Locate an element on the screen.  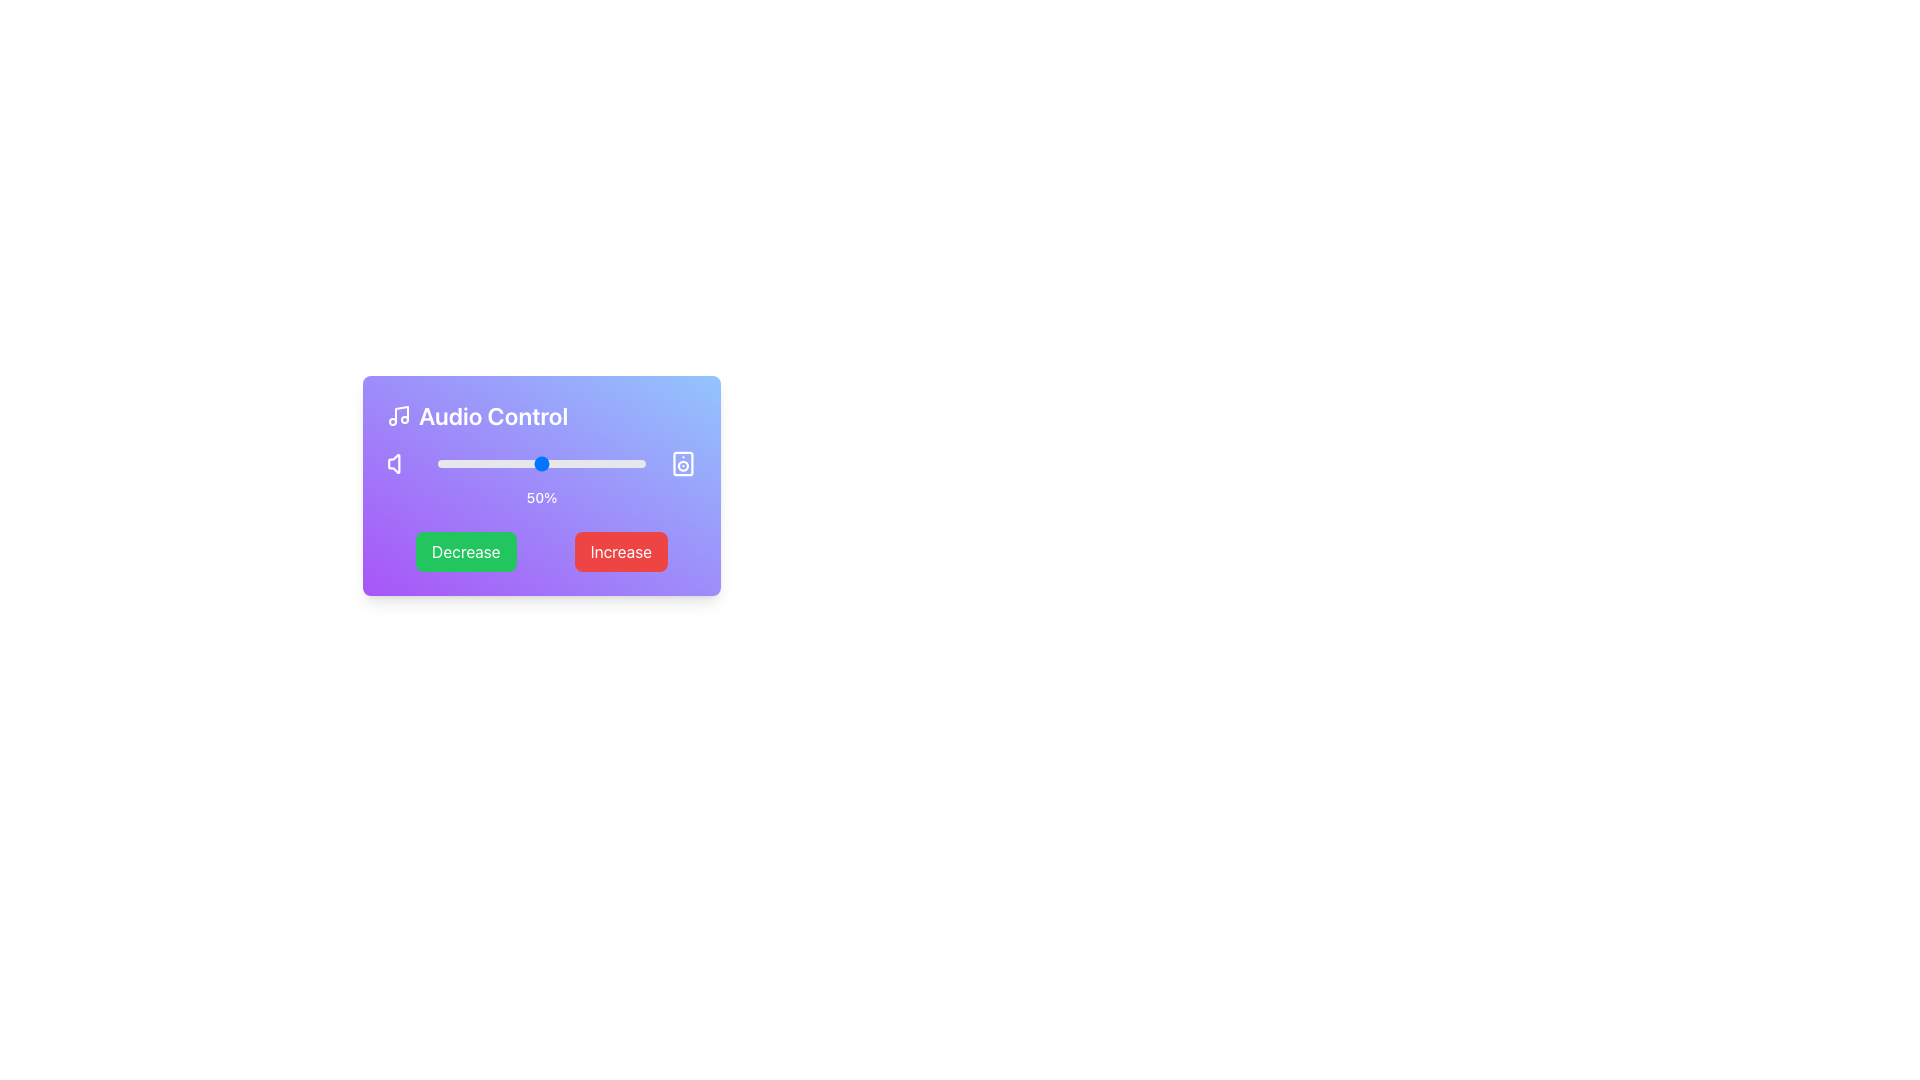
the slider is located at coordinates (494, 463).